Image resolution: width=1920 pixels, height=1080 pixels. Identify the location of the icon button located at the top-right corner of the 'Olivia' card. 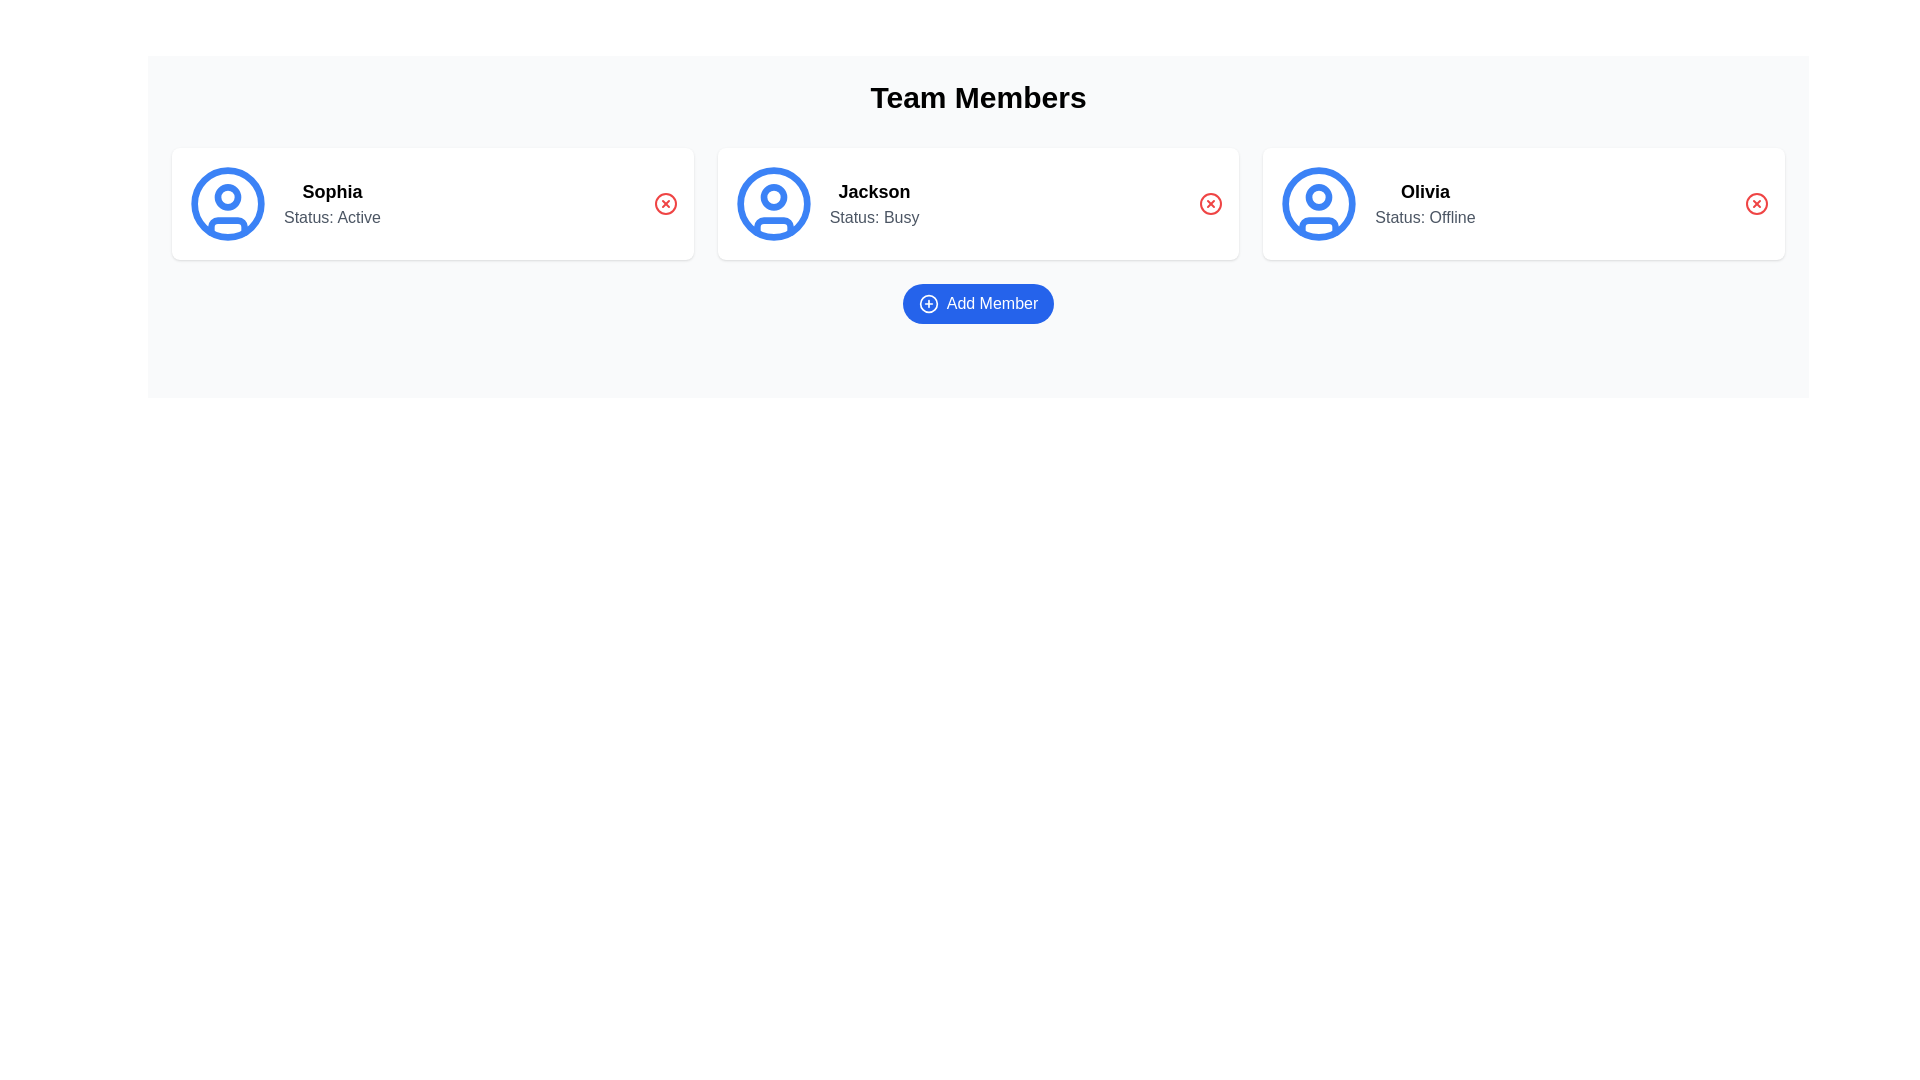
(1755, 204).